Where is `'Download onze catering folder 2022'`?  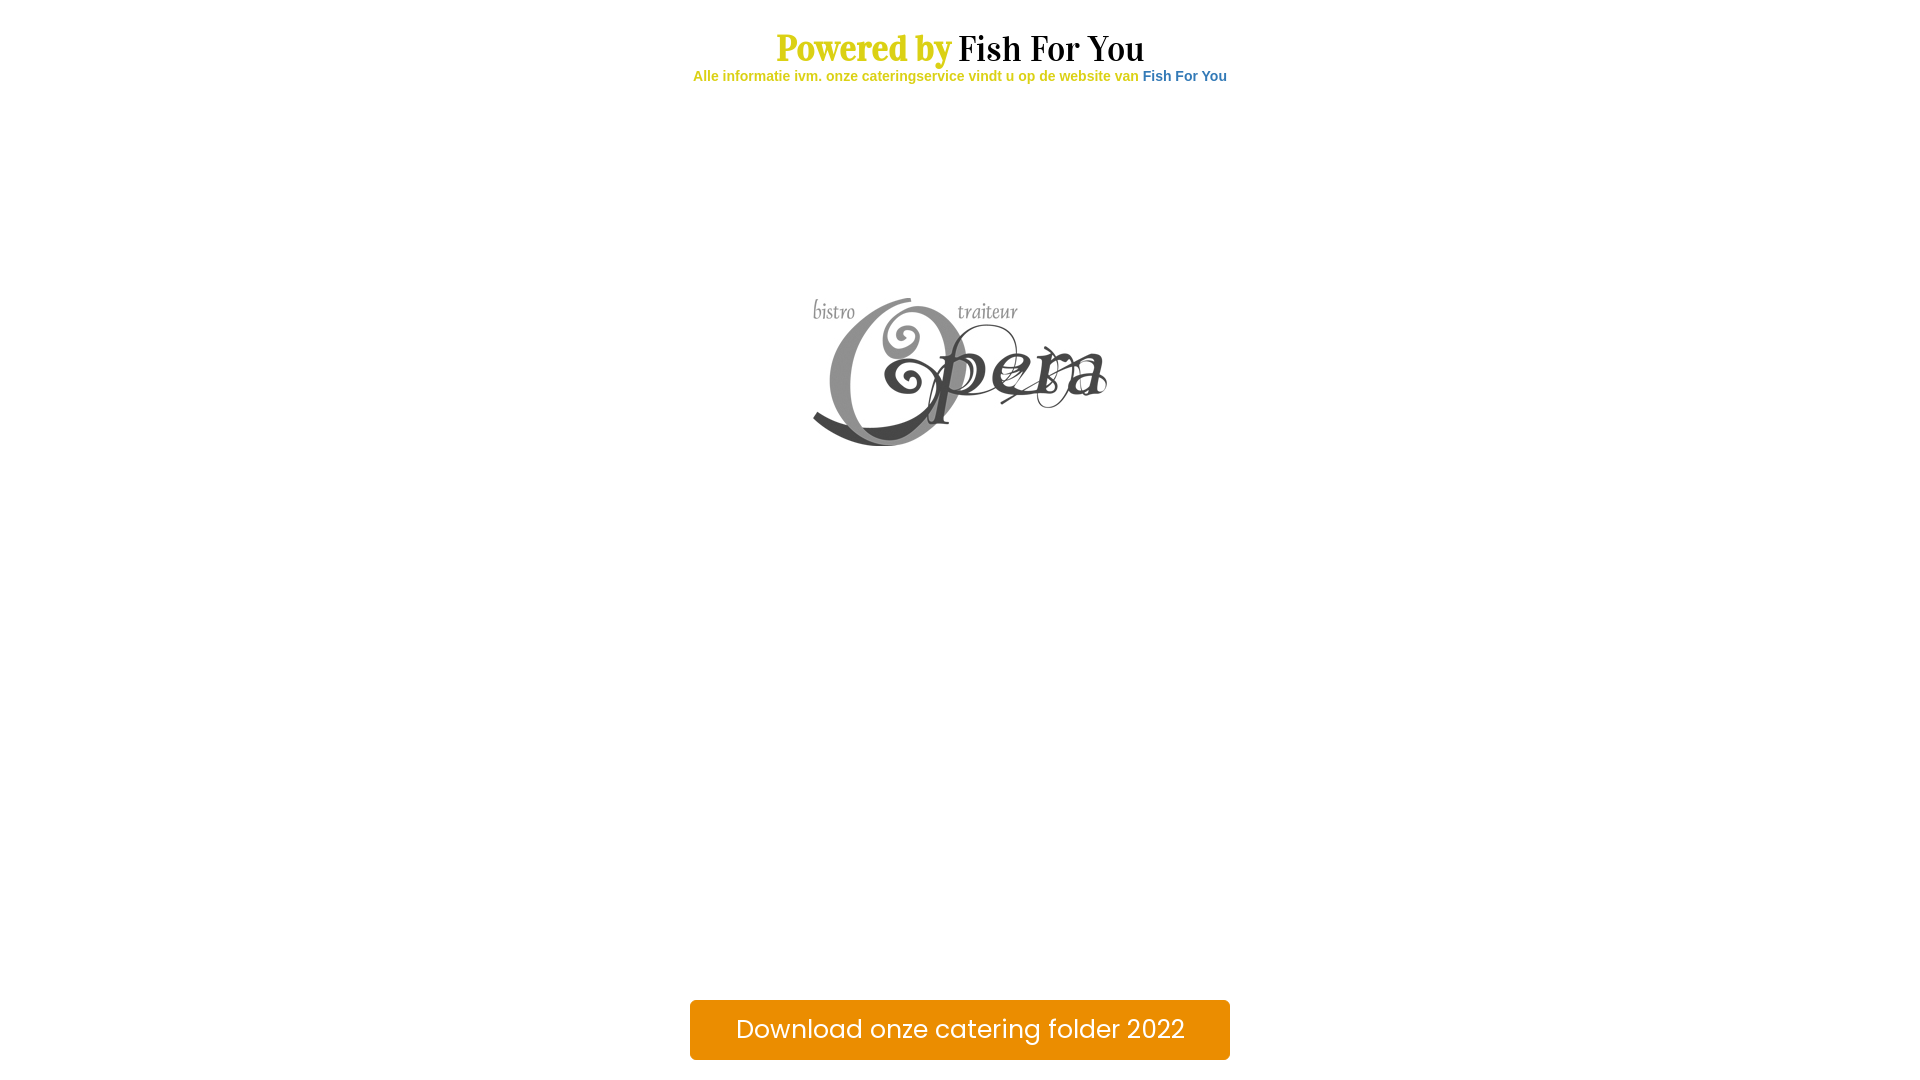 'Download onze catering folder 2022' is located at coordinates (690, 1029).